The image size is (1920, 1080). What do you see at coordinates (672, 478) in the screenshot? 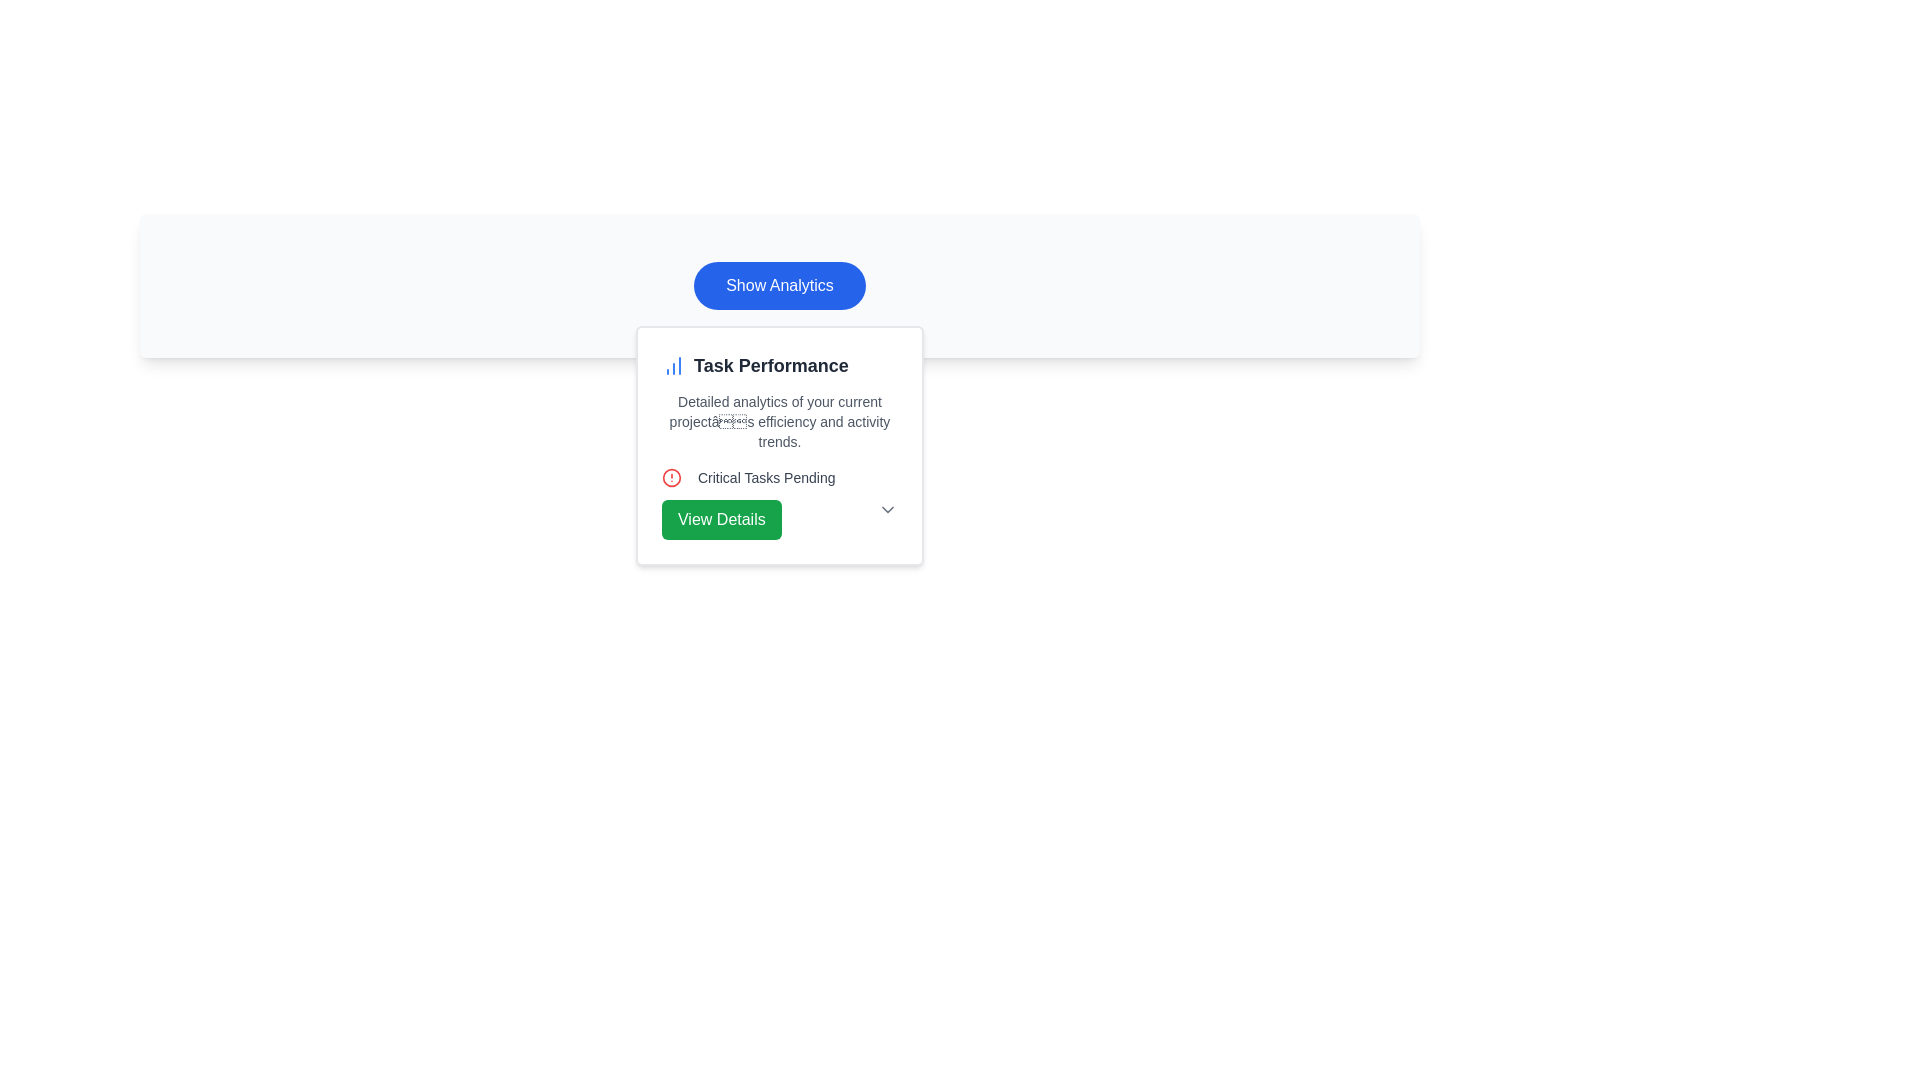
I see `the alert information by clicking on the Alert Icon located to the left of the text 'Critical Tasks Pending' in the notification section under the 'Task Performance' card` at bounding box center [672, 478].